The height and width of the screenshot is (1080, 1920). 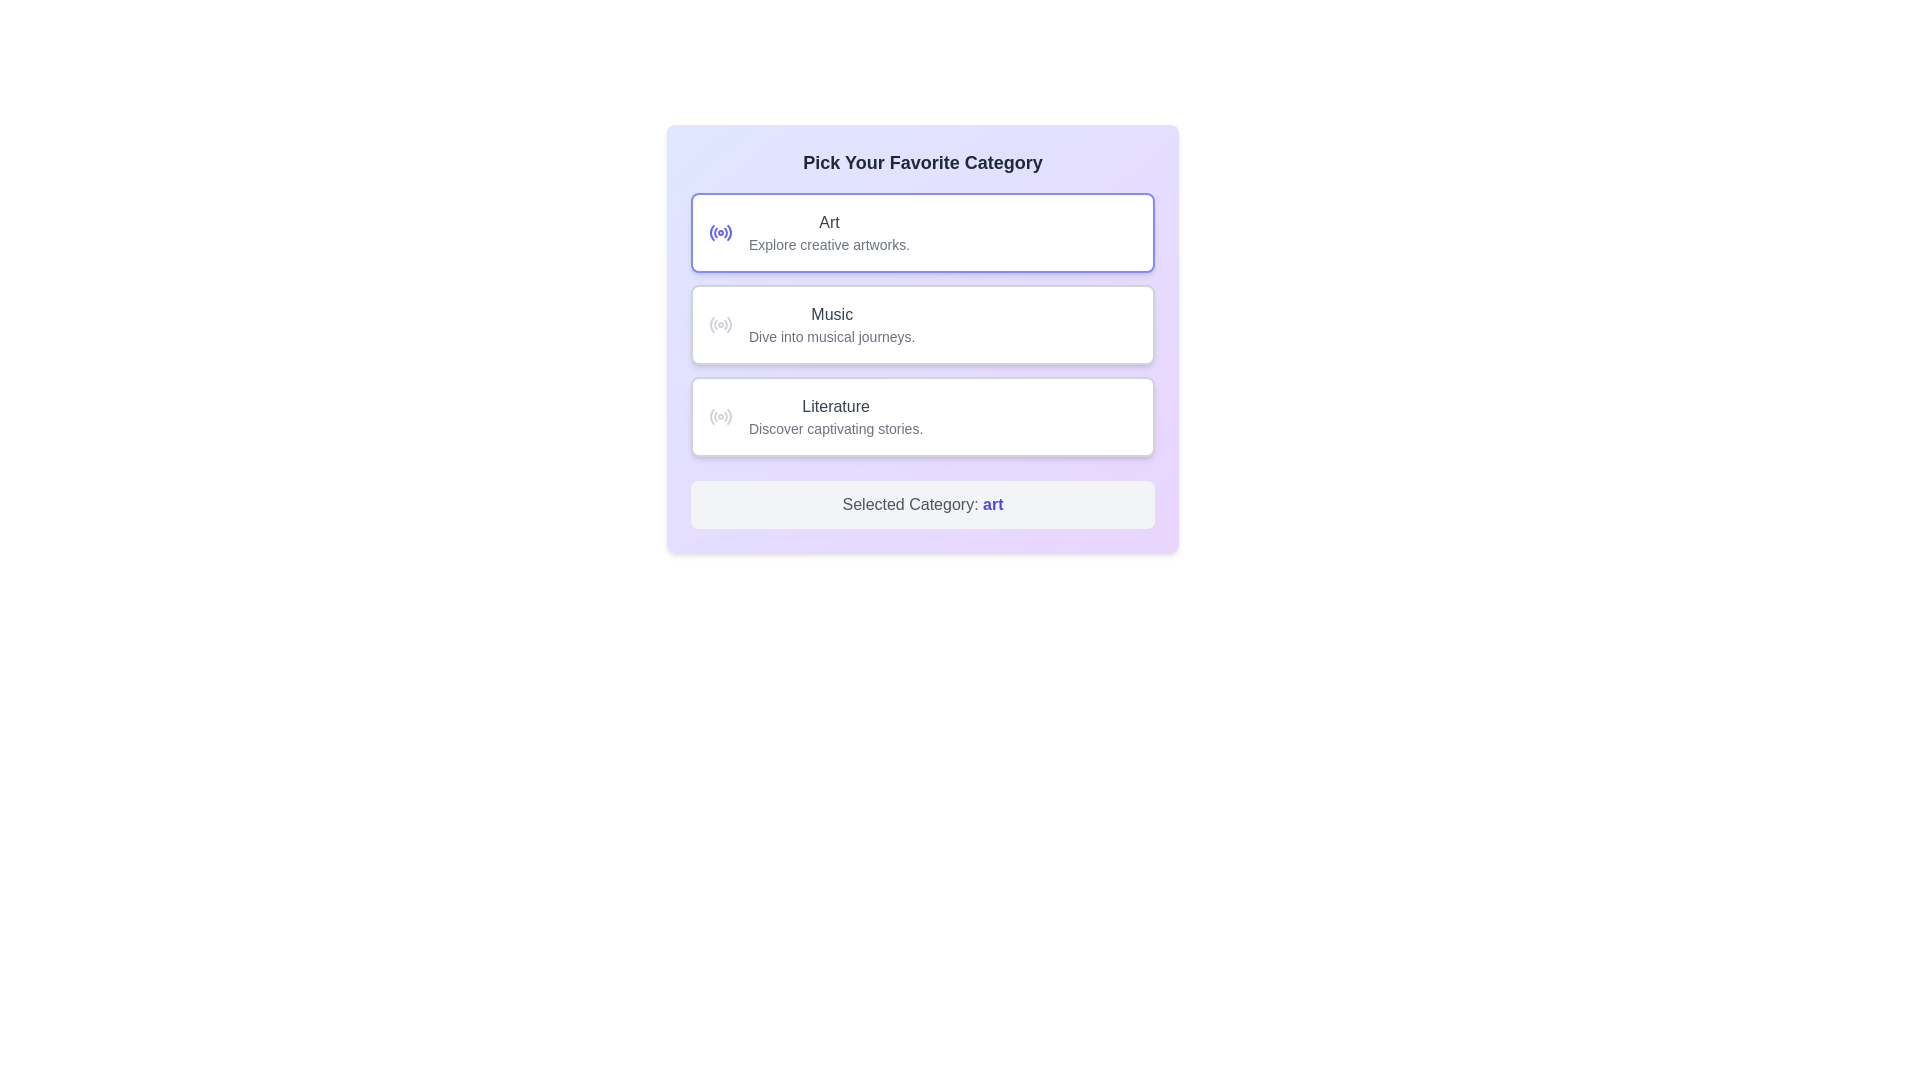 What do you see at coordinates (728, 323) in the screenshot?
I see `the outermost arc of the 'radio' or 'soundwave' icon, which is located to the left of the 'Music' list item` at bounding box center [728, 323].